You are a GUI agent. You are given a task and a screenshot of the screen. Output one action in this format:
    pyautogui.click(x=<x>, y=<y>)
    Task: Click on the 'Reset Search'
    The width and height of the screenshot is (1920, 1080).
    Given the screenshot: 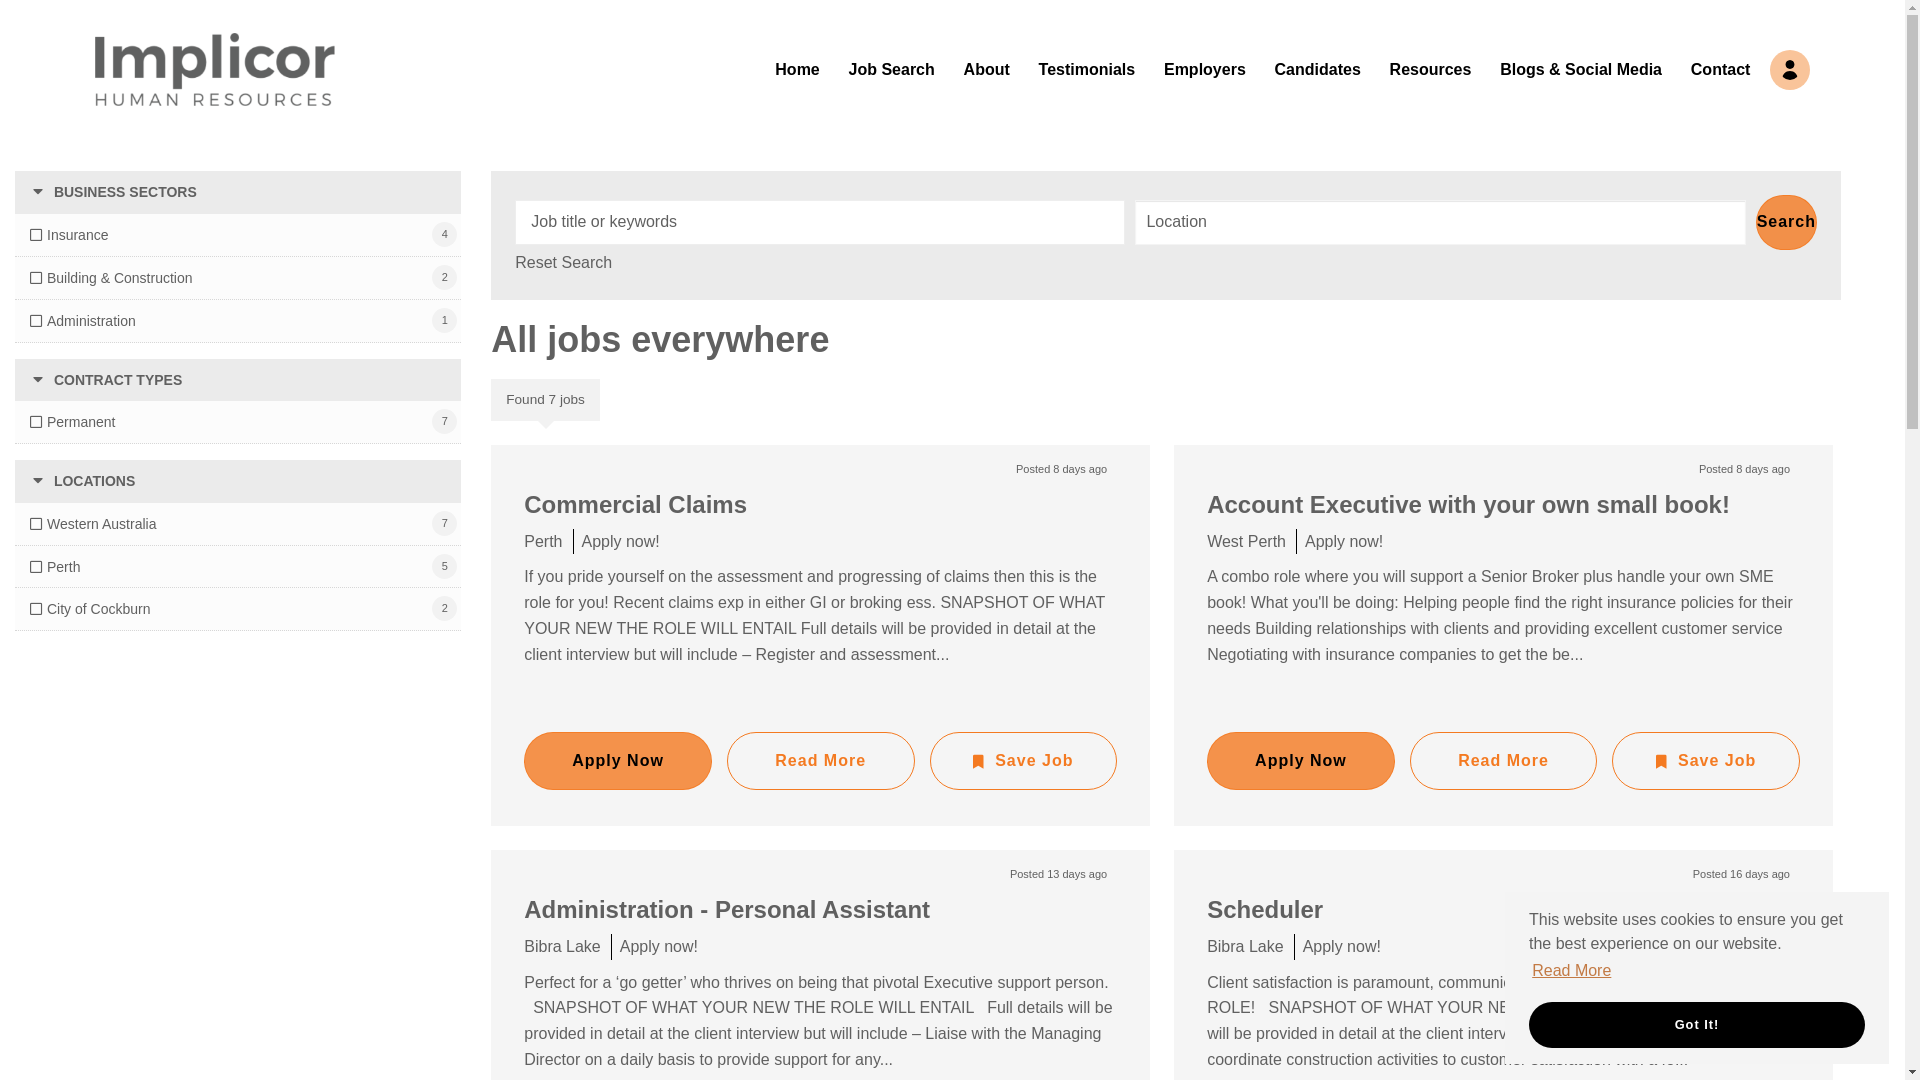 What is the action you would take?
    pyautogui.click(x=562, y=261)
    